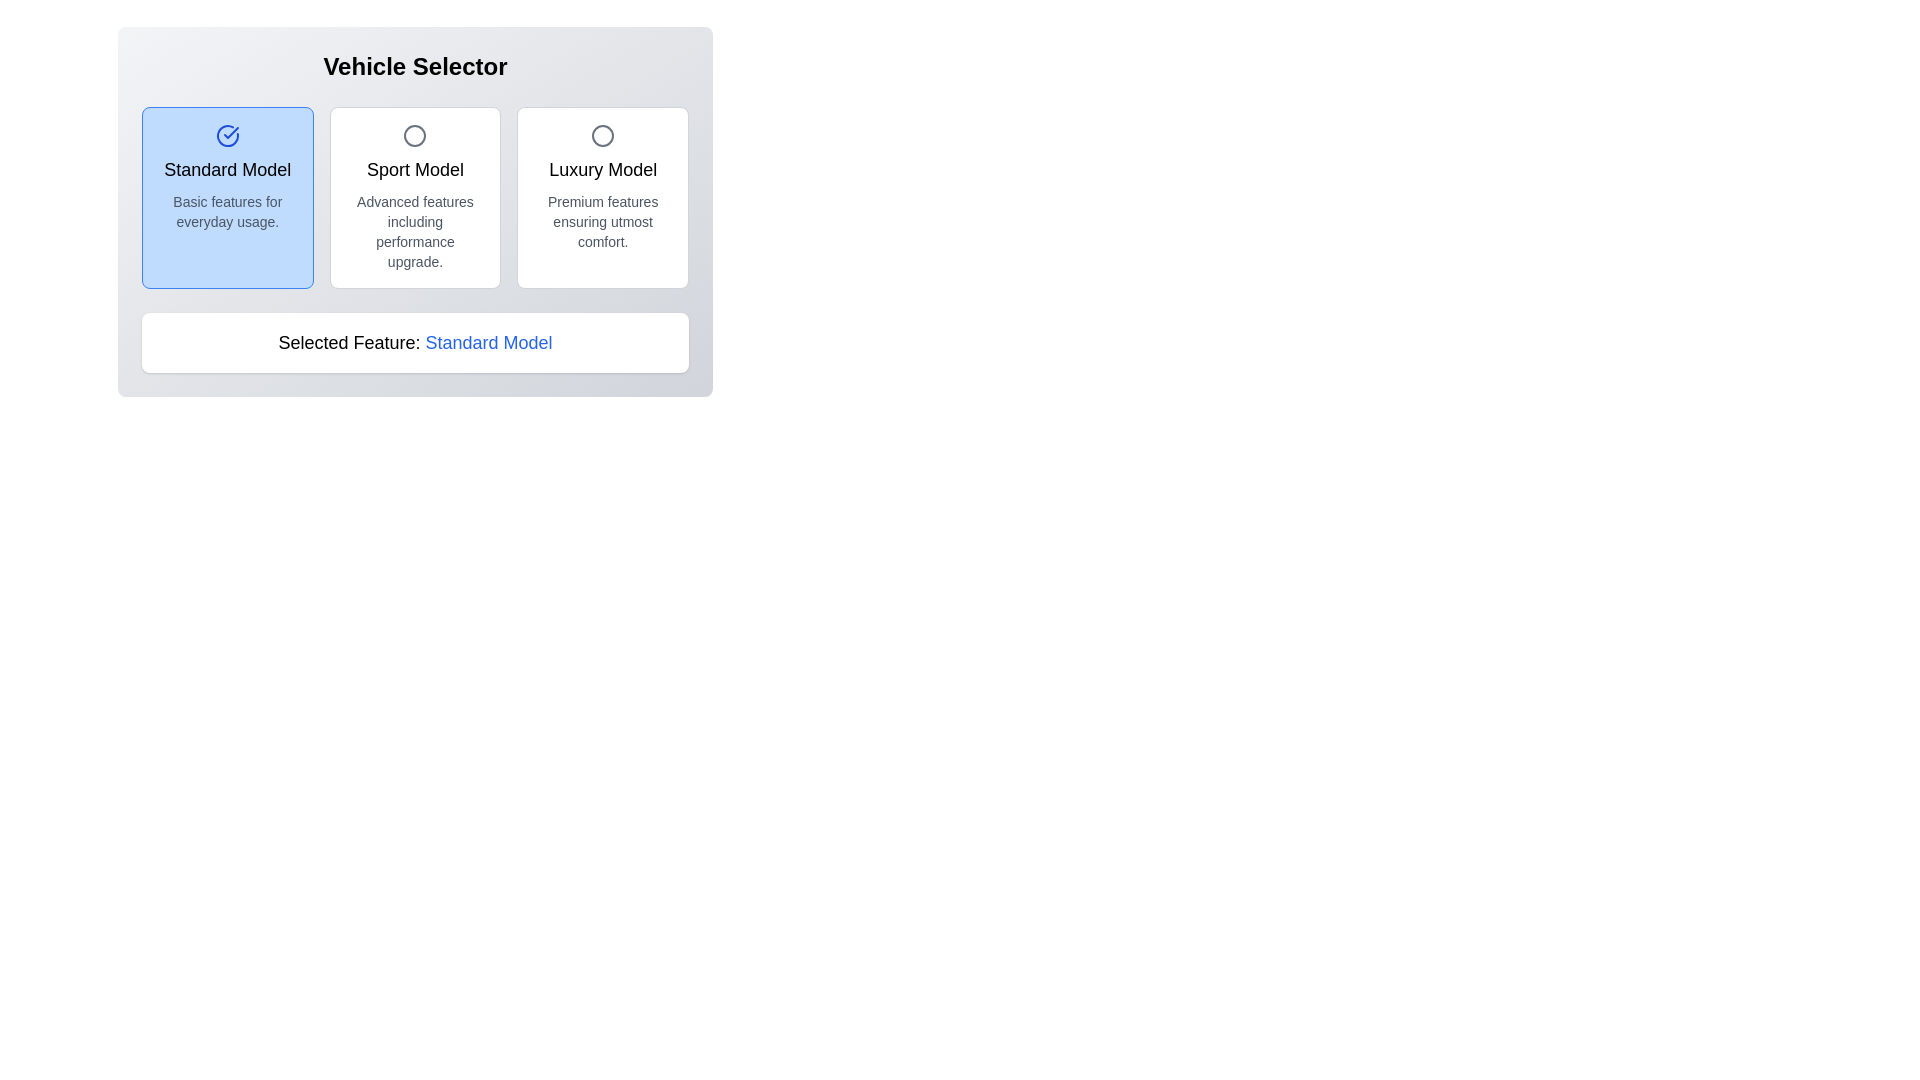 The height and width of the screenshot is (1080, 1920). What do you see at coordinates (227, 168) in the screenshot?
I see `the text label located within the 'Standard Model' card, which serves as the key identifying name for the card, positioned centrally below an icon and above a description text` at bounding box center [227, 168].